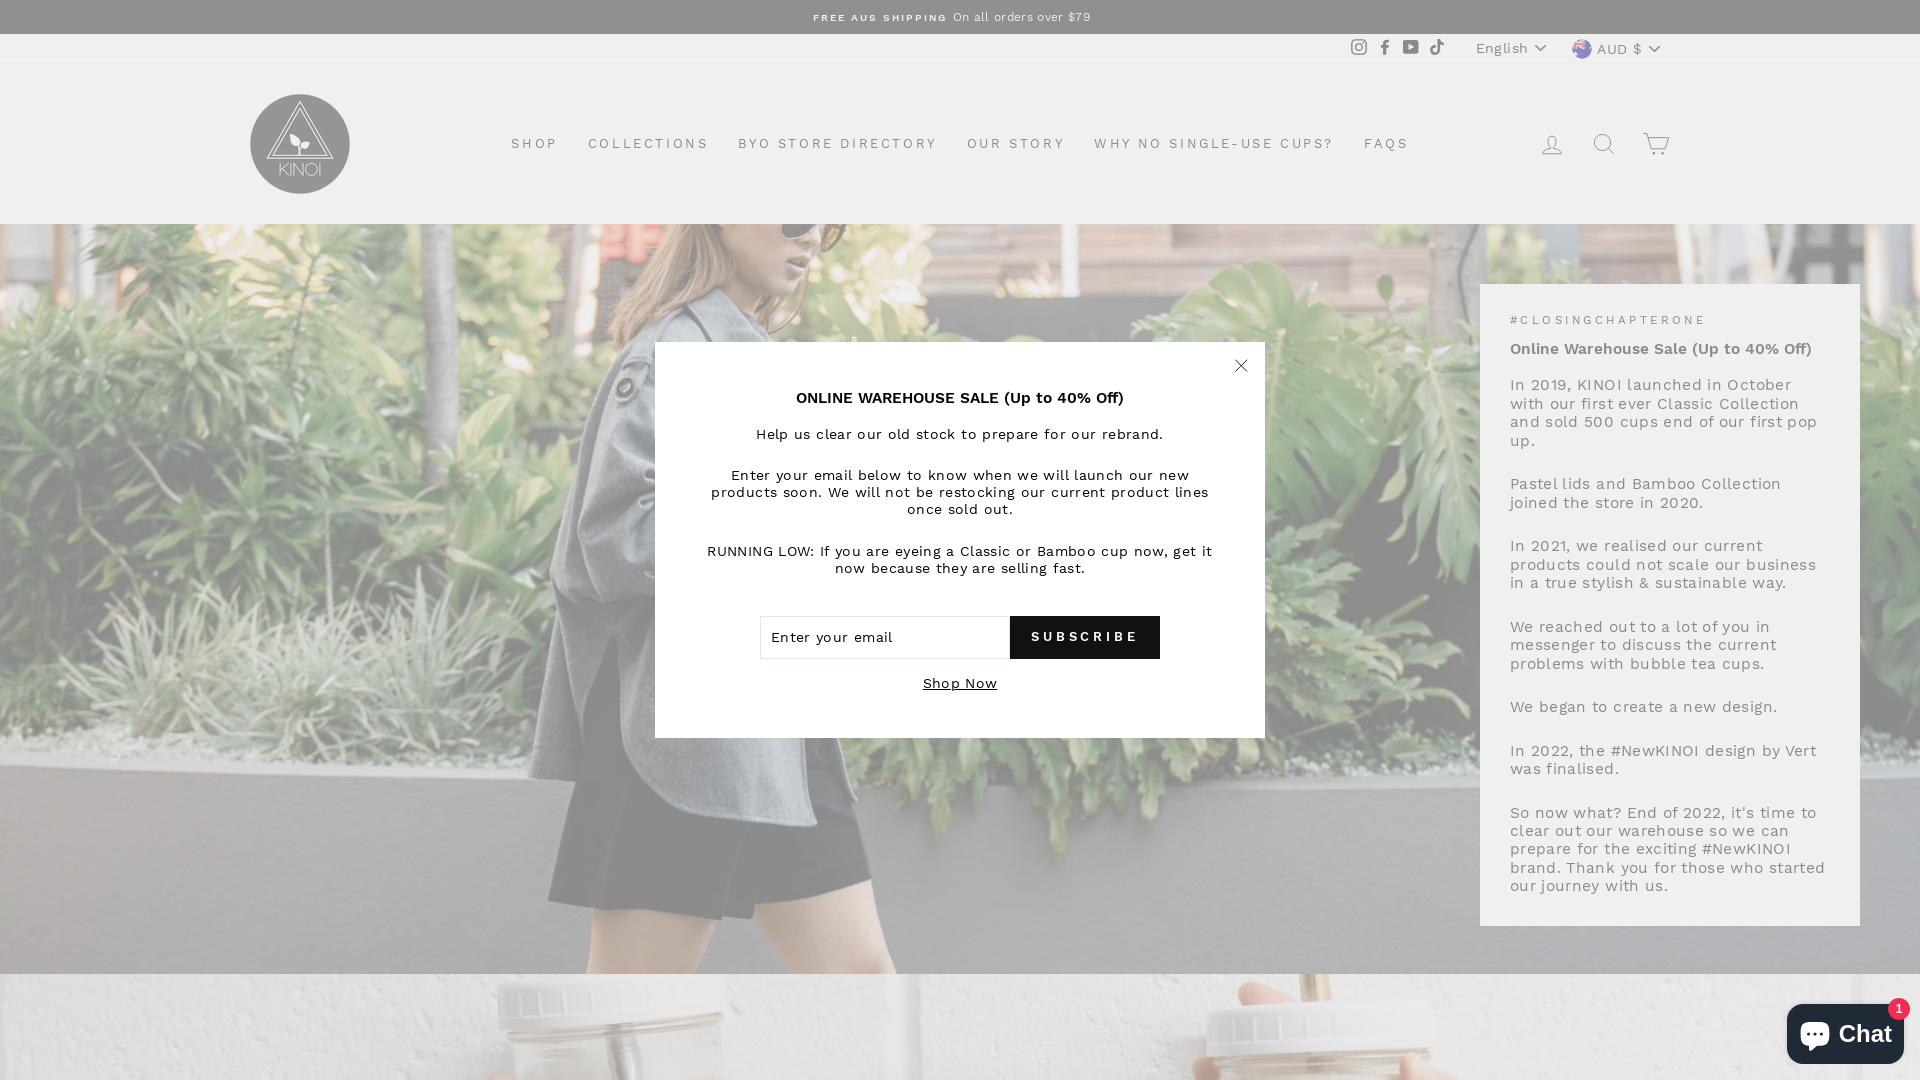  What do you see at coordinates (1617, 48) in the screenshot?
I see `'AUD $'` at bounding box center [1617, 48].